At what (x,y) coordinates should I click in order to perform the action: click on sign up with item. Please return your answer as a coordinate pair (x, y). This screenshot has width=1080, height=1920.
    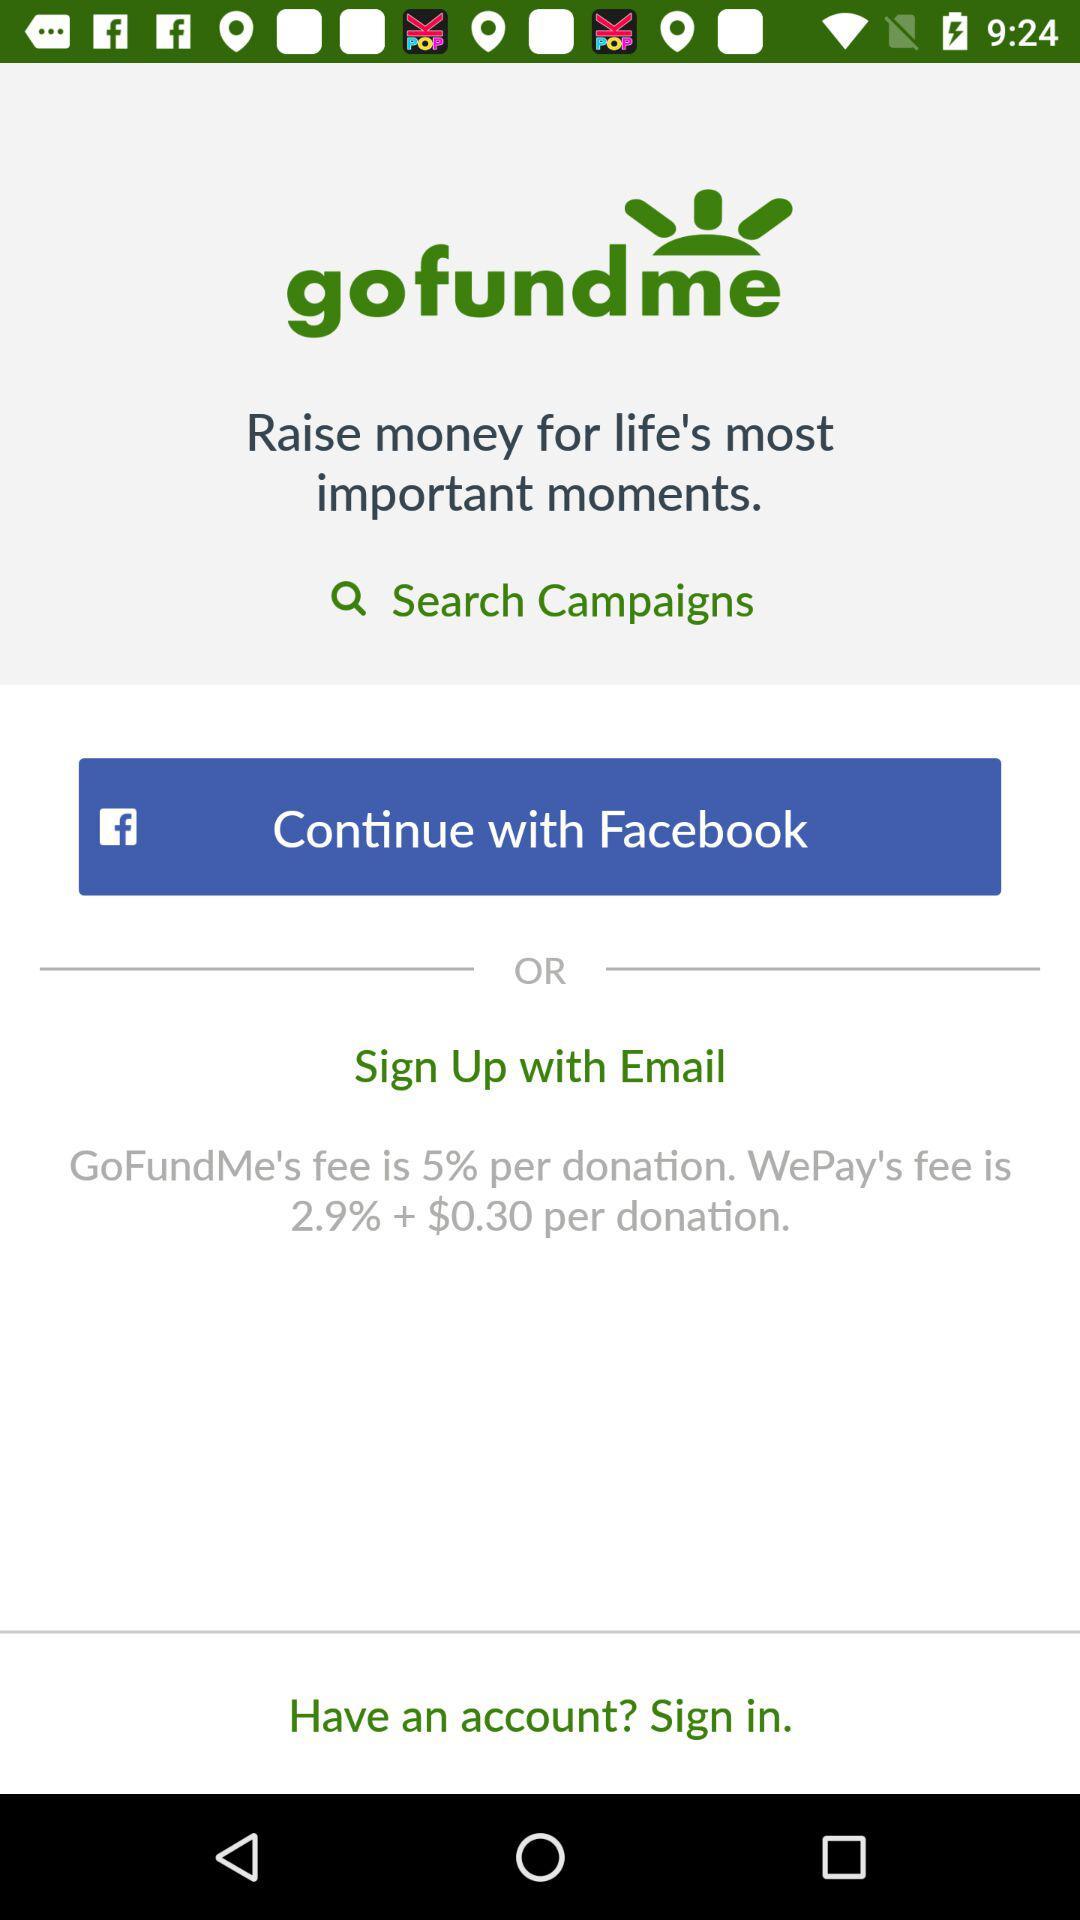
    Looking at the image, I should click on (540, 1062).